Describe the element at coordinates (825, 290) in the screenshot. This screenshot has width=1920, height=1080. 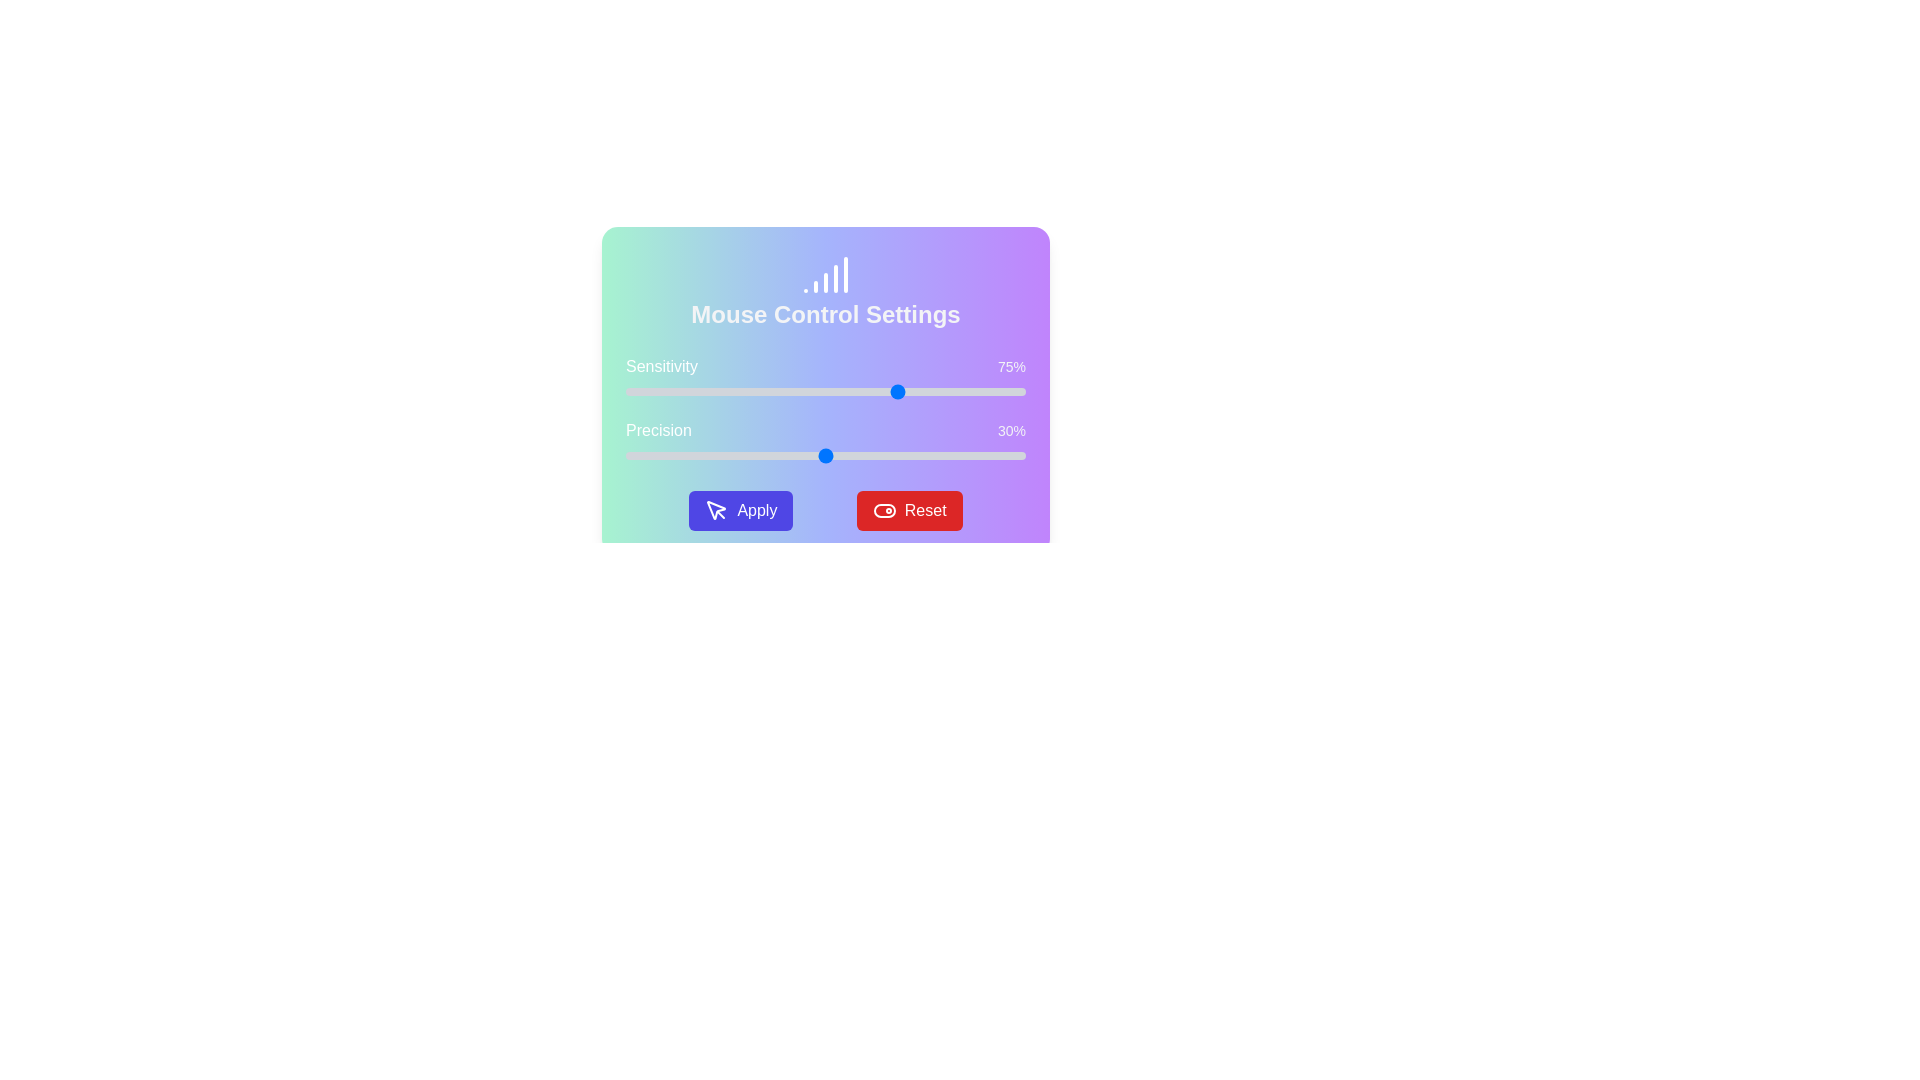
I see `the centered header displaying 'Mouse Control Settings' with a signal icon above it, located in the top section of the card interface` at that location.